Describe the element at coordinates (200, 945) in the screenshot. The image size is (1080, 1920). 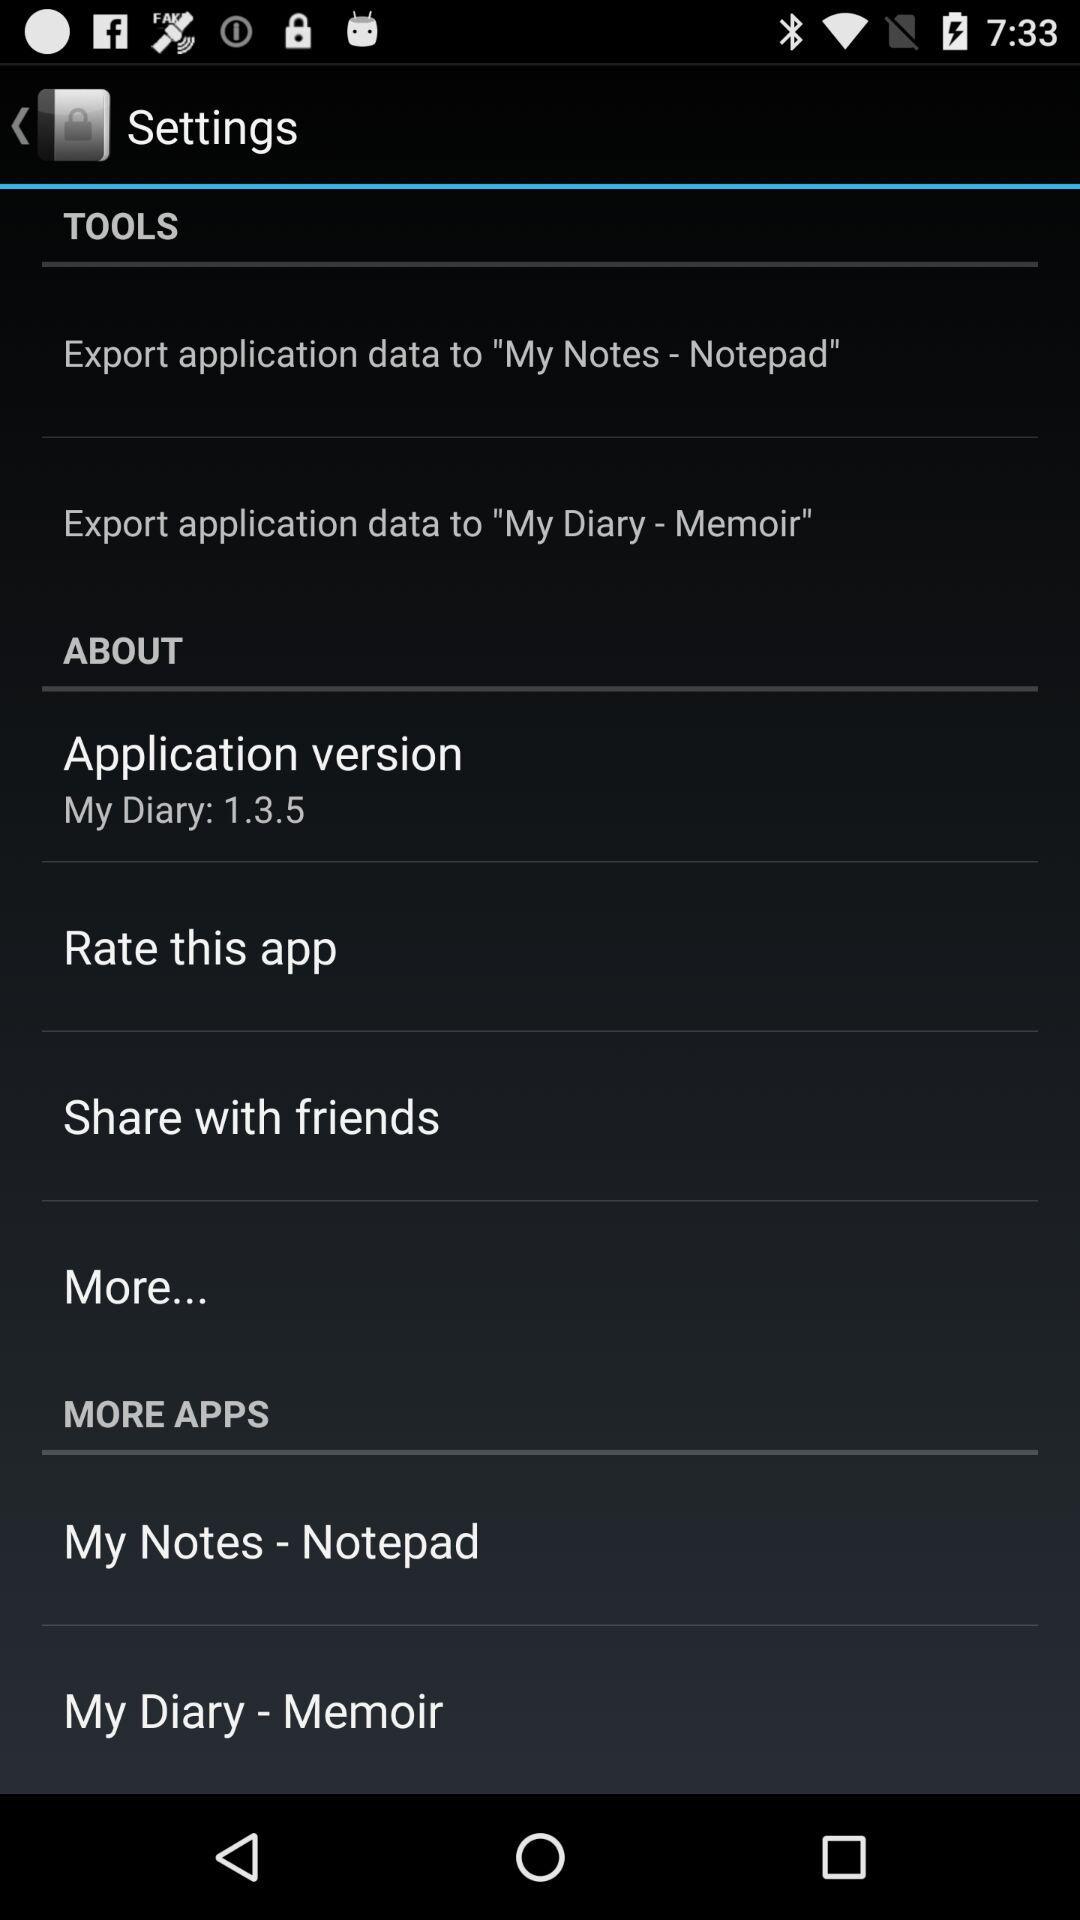
I see `rate this app item` at that location.